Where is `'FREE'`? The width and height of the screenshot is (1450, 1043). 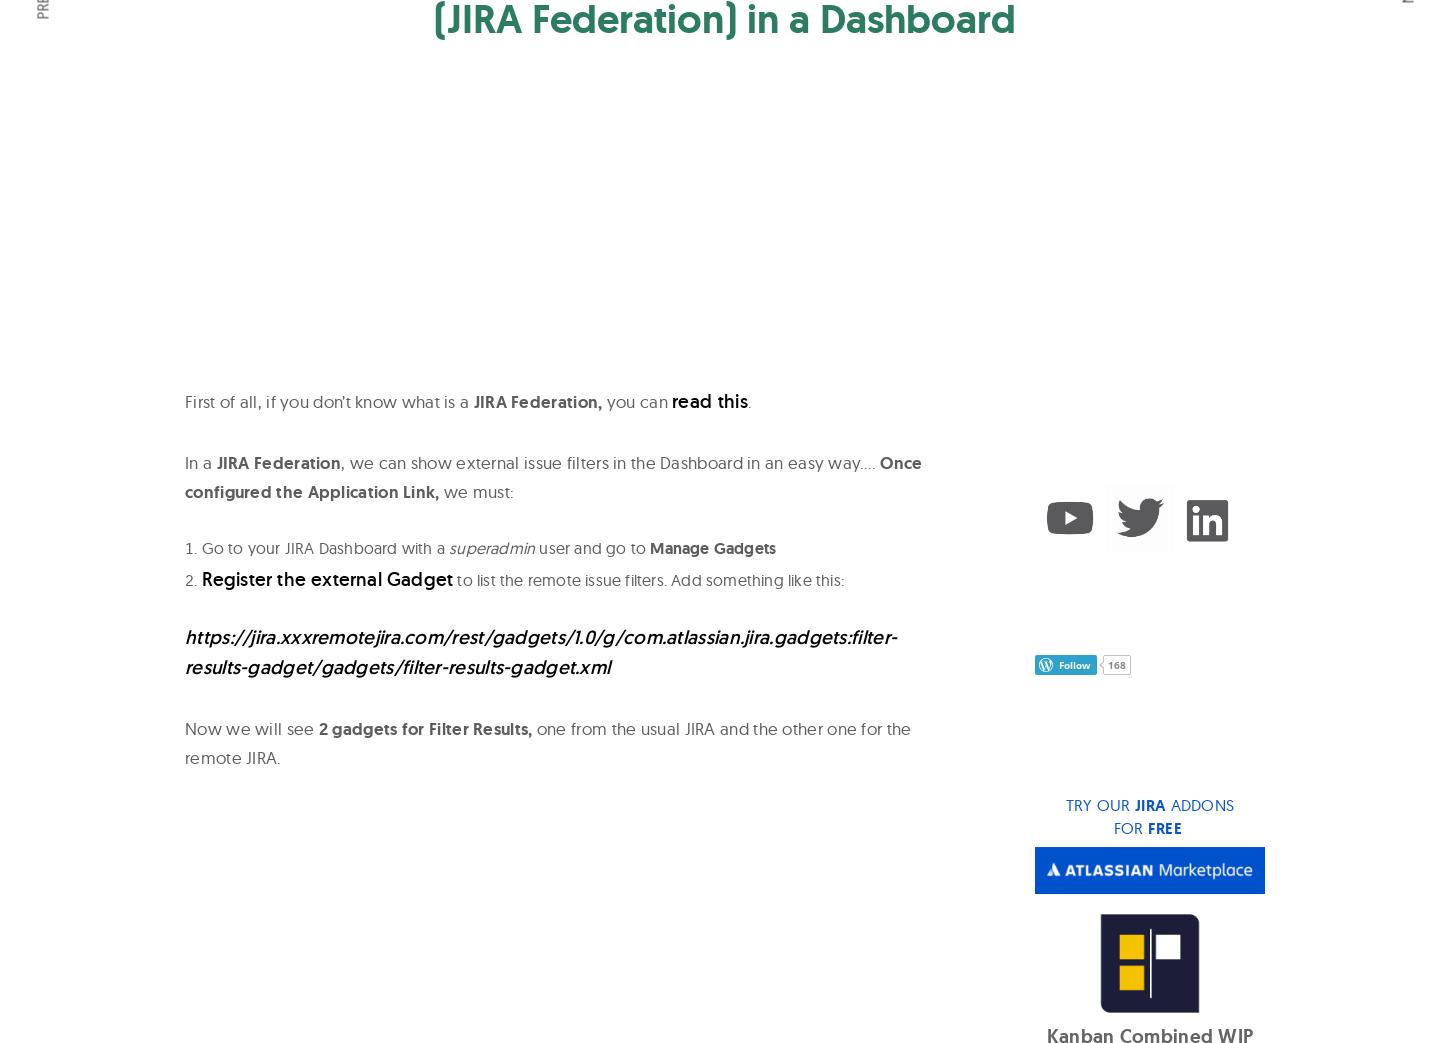
'FREE' is located at coordinates (1163, 827).